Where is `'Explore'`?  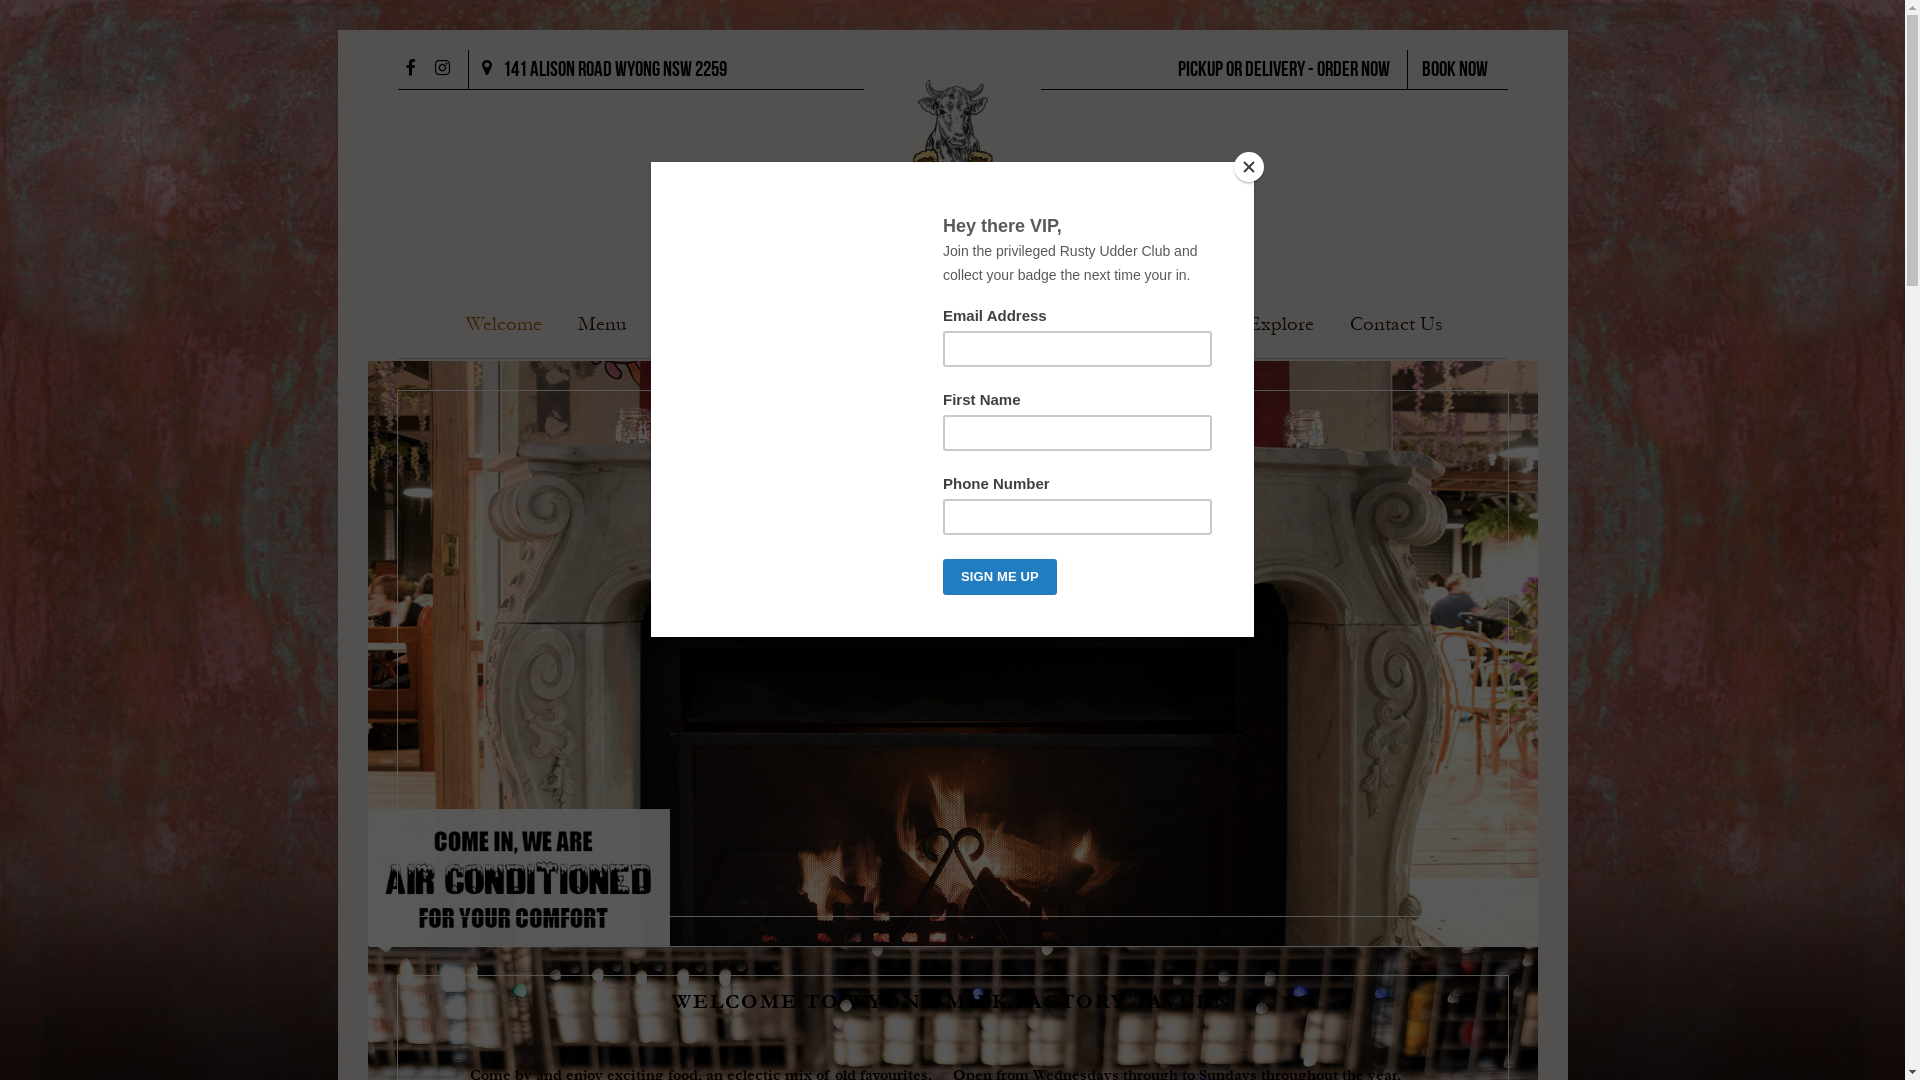 'Explore' is located at coordinates (1280, 325).